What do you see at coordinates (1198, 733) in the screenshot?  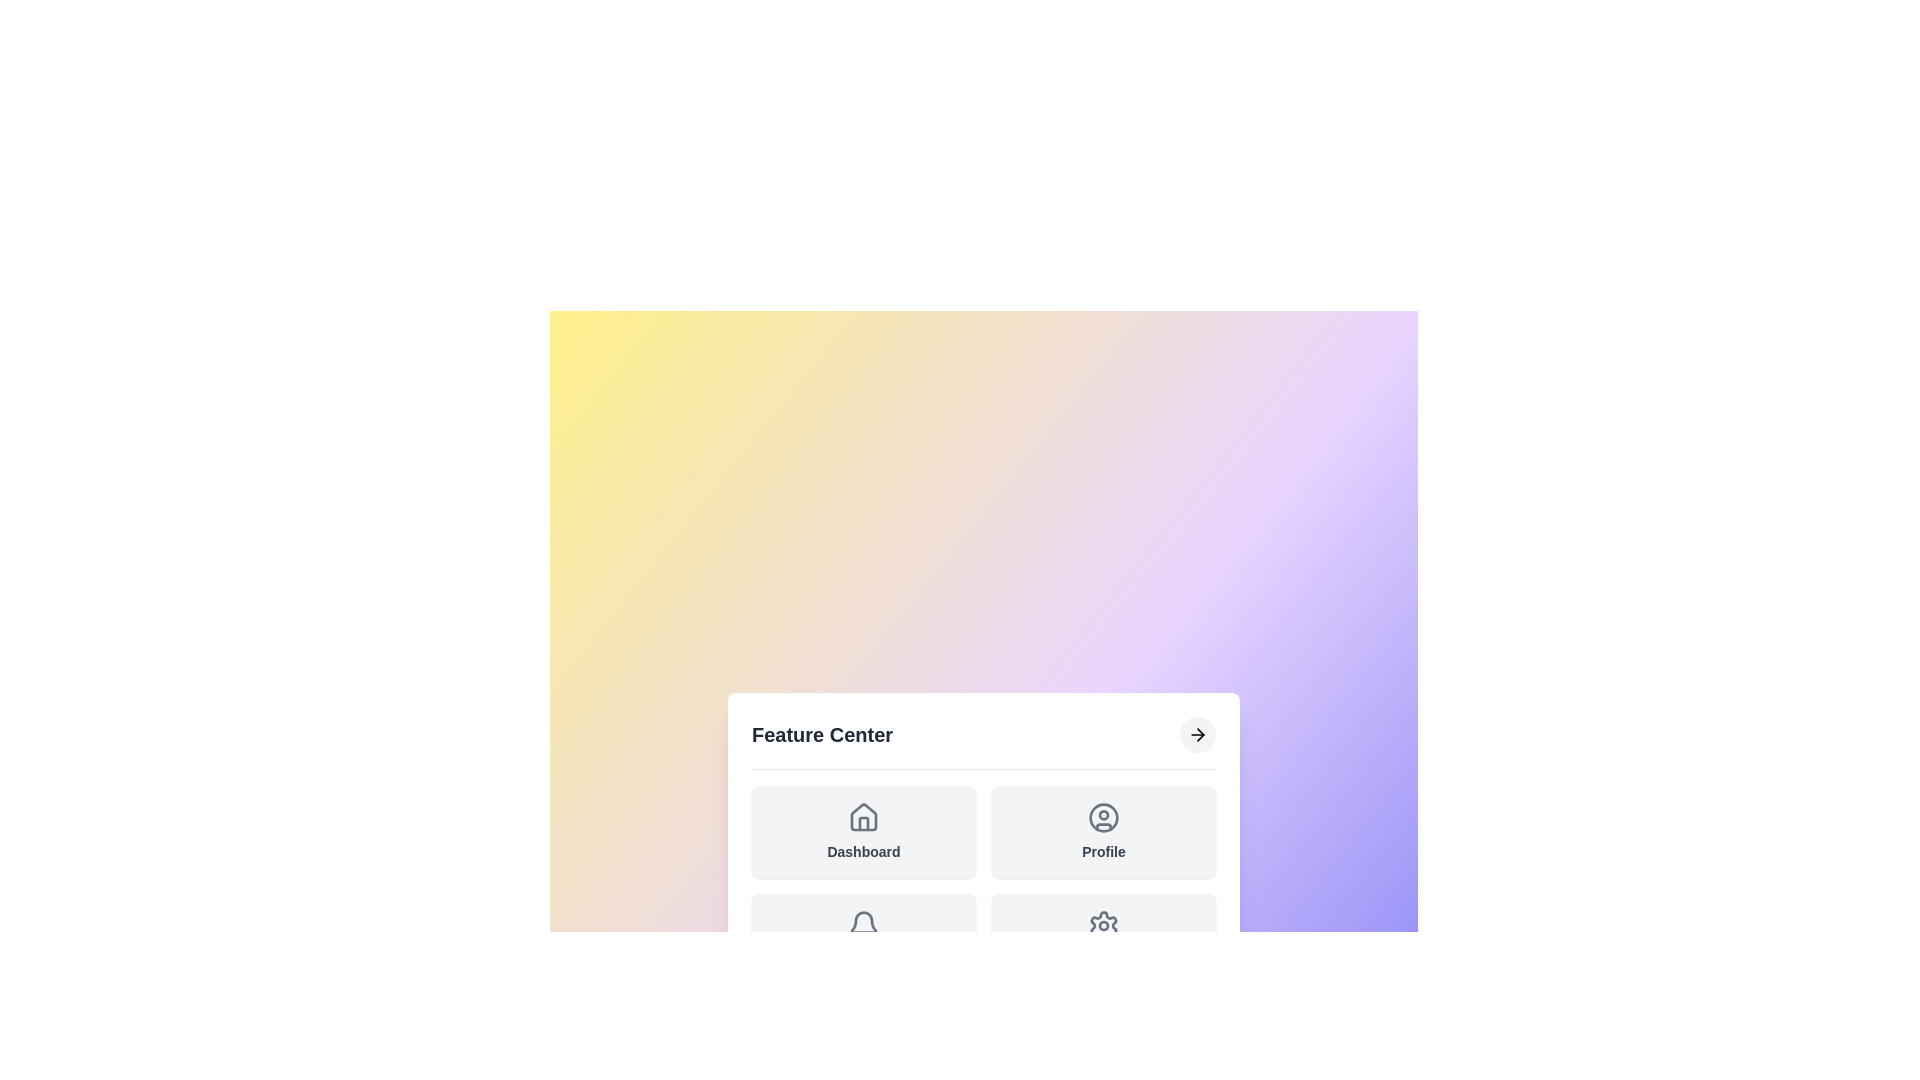 I see `the arrow button to toggle the menu visibility` at bounding box center [1198, 733].